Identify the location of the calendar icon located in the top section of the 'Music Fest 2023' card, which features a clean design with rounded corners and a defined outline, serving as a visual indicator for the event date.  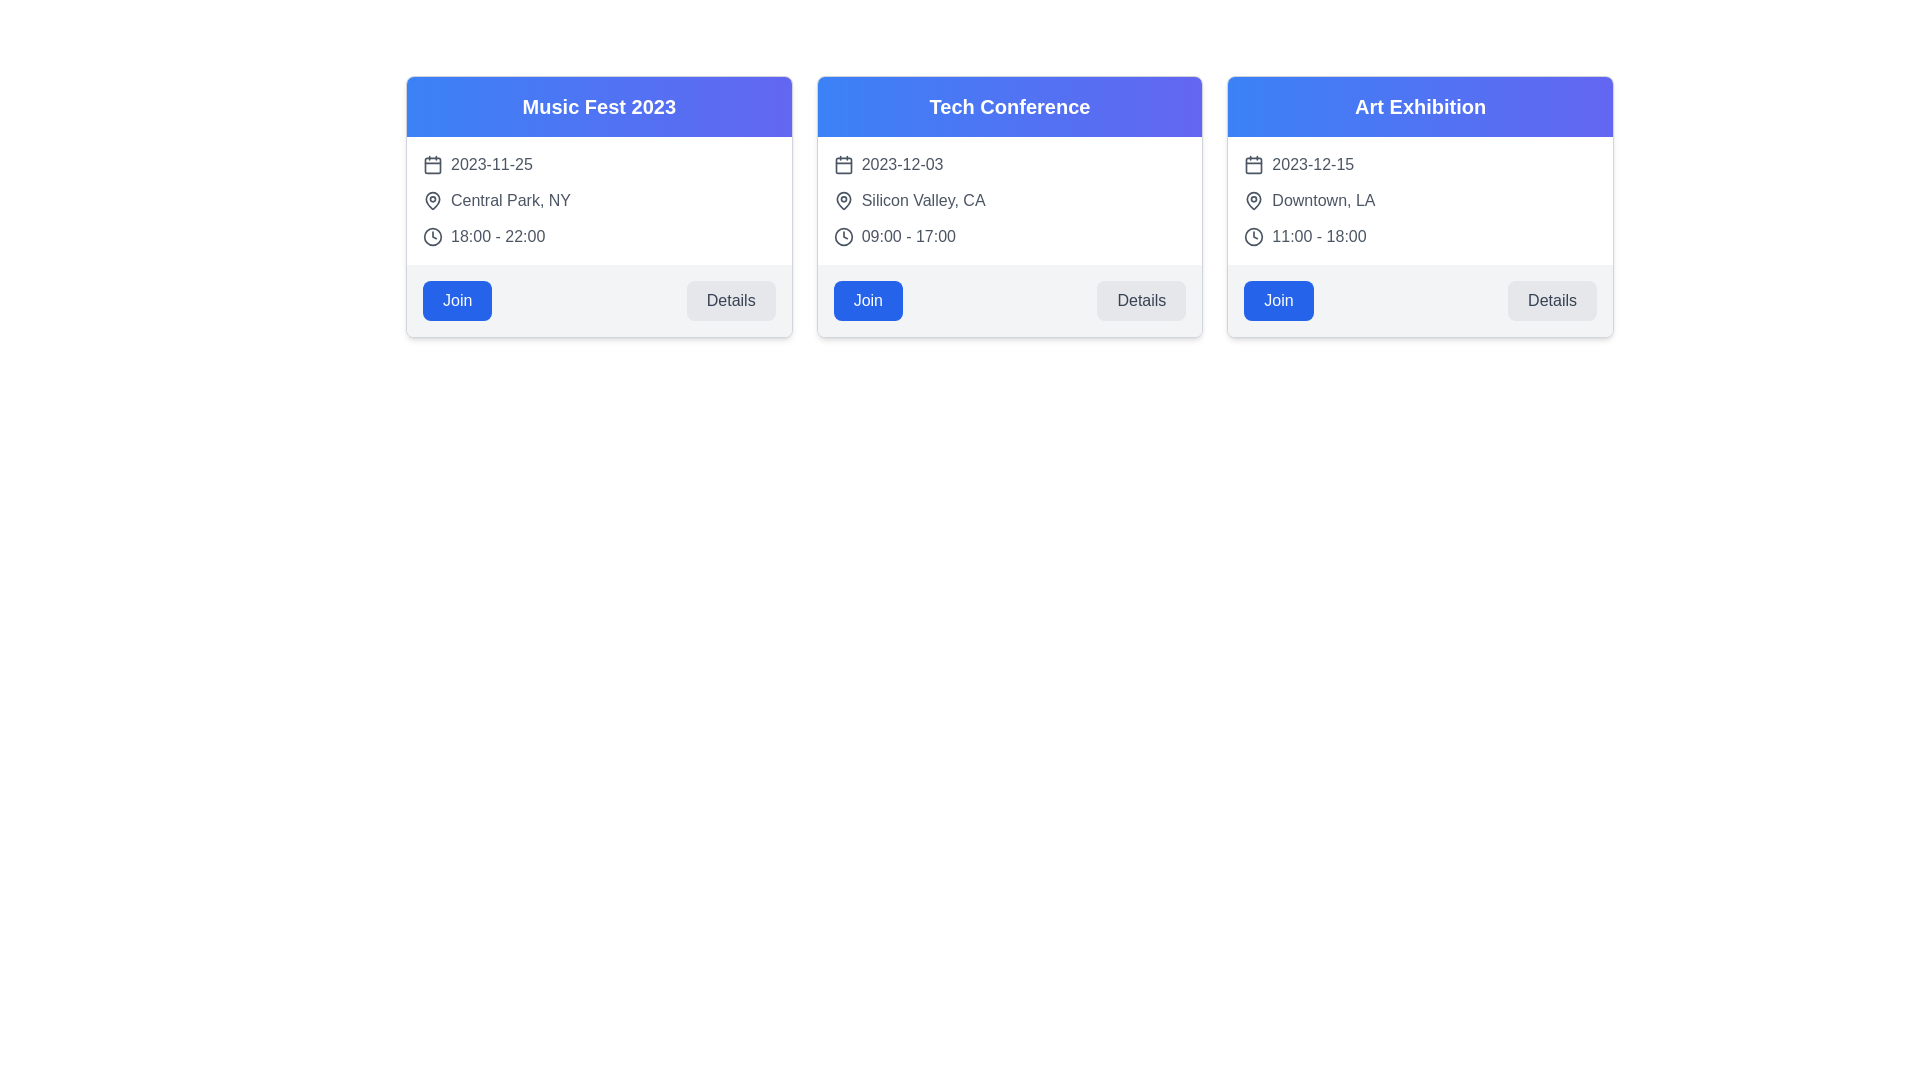
(431, 164).